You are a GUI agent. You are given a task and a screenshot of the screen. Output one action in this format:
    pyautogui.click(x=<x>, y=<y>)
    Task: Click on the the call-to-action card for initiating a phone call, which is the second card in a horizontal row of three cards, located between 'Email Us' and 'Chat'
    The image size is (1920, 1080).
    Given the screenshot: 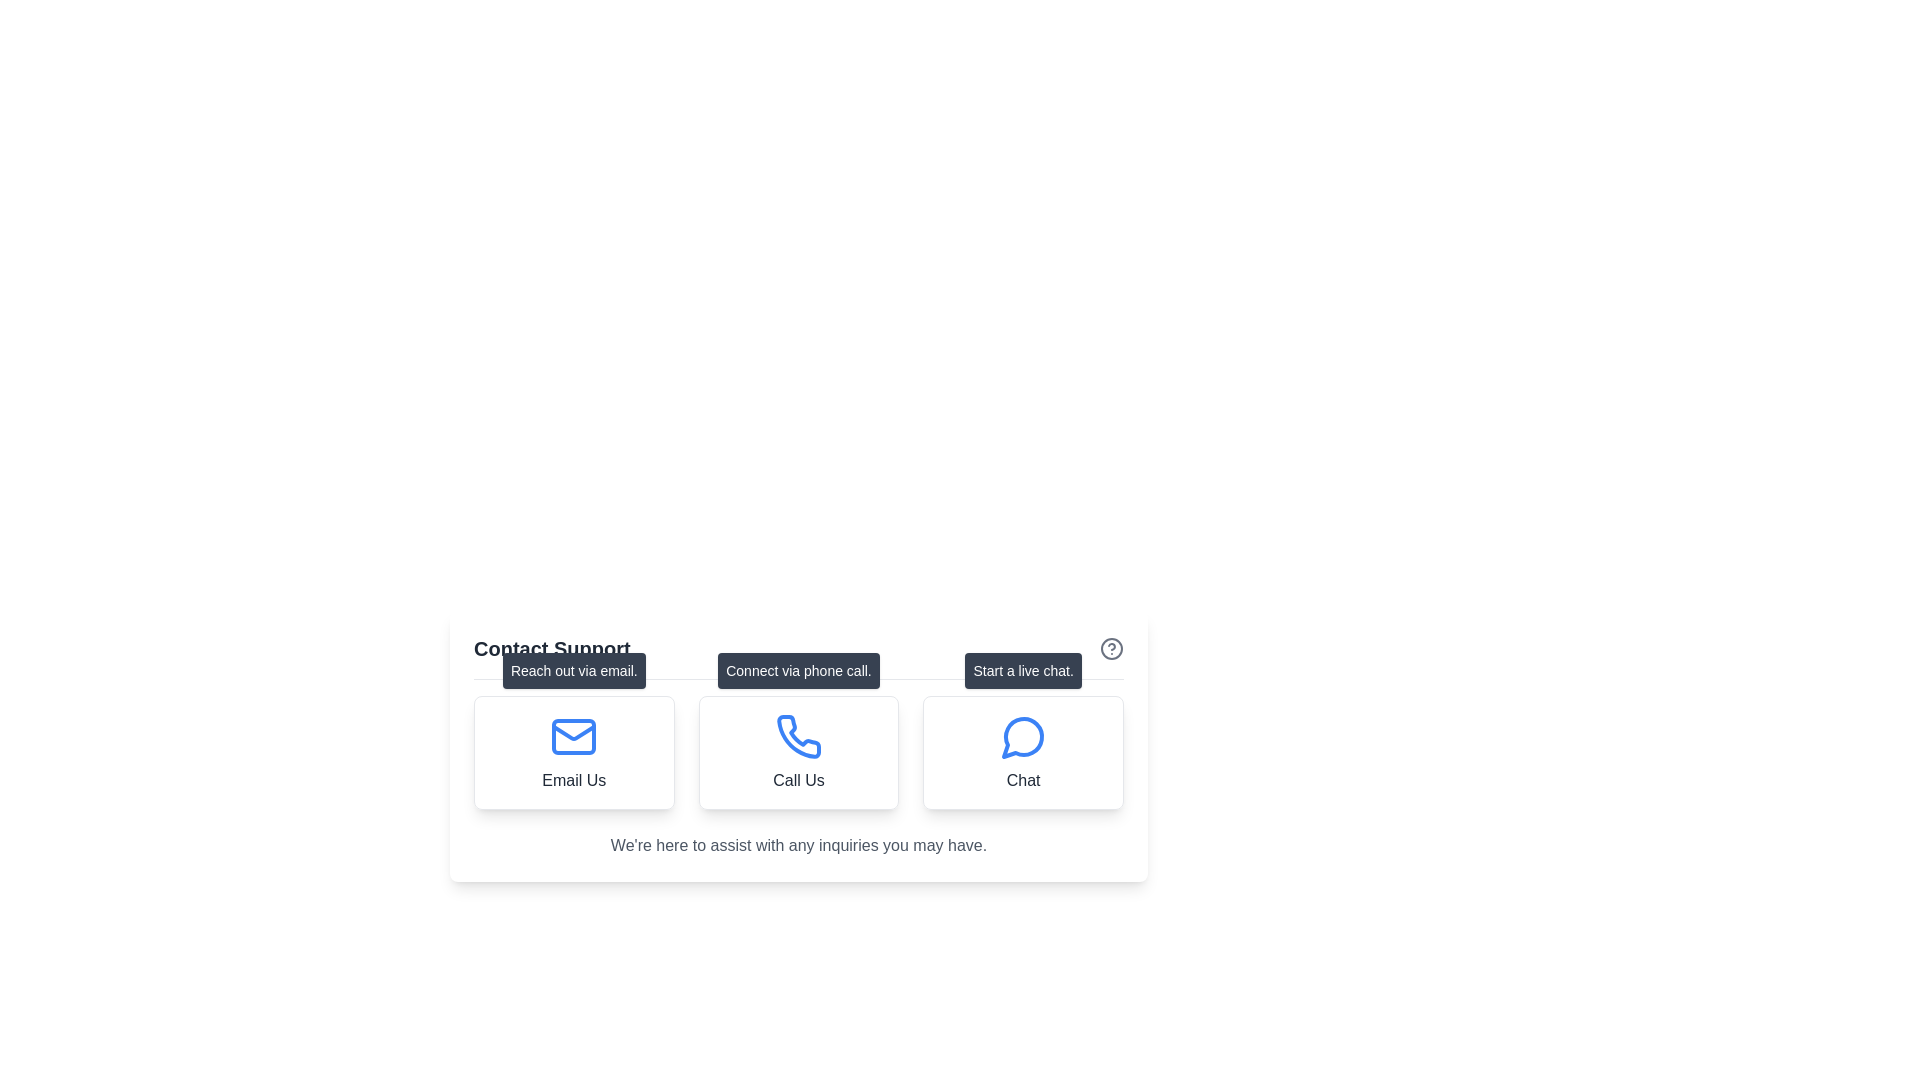 What is the action you would take?
    pyautogui.click(x=797, y=752)
    